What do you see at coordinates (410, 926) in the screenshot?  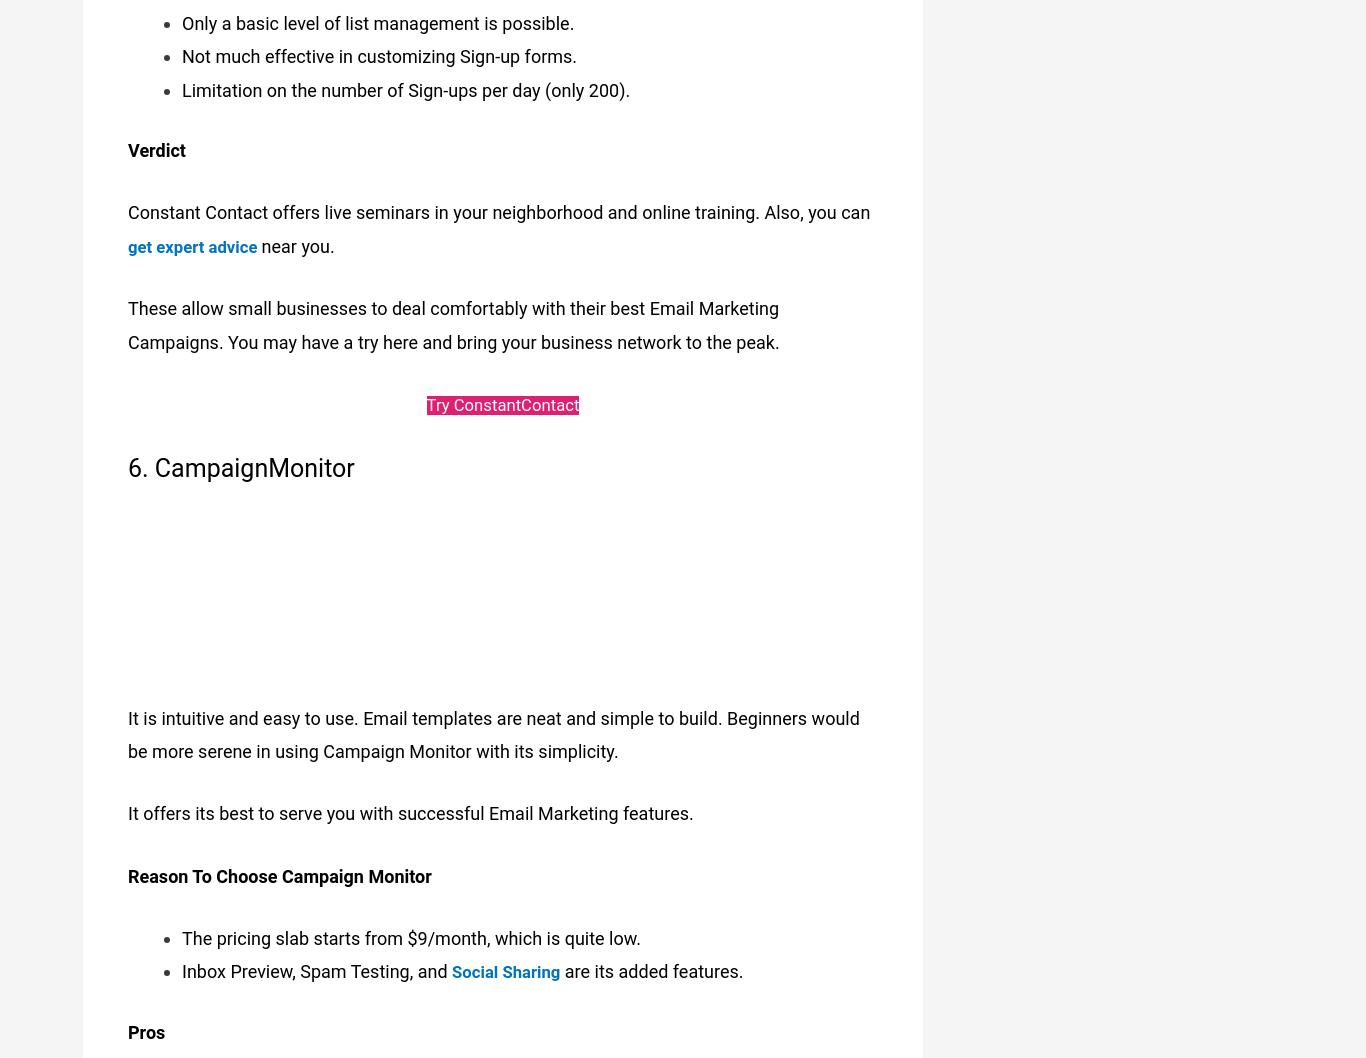 I see `'The pricing slab starts from $9/month, which is quite low.'` at bounding box center [410, 926].